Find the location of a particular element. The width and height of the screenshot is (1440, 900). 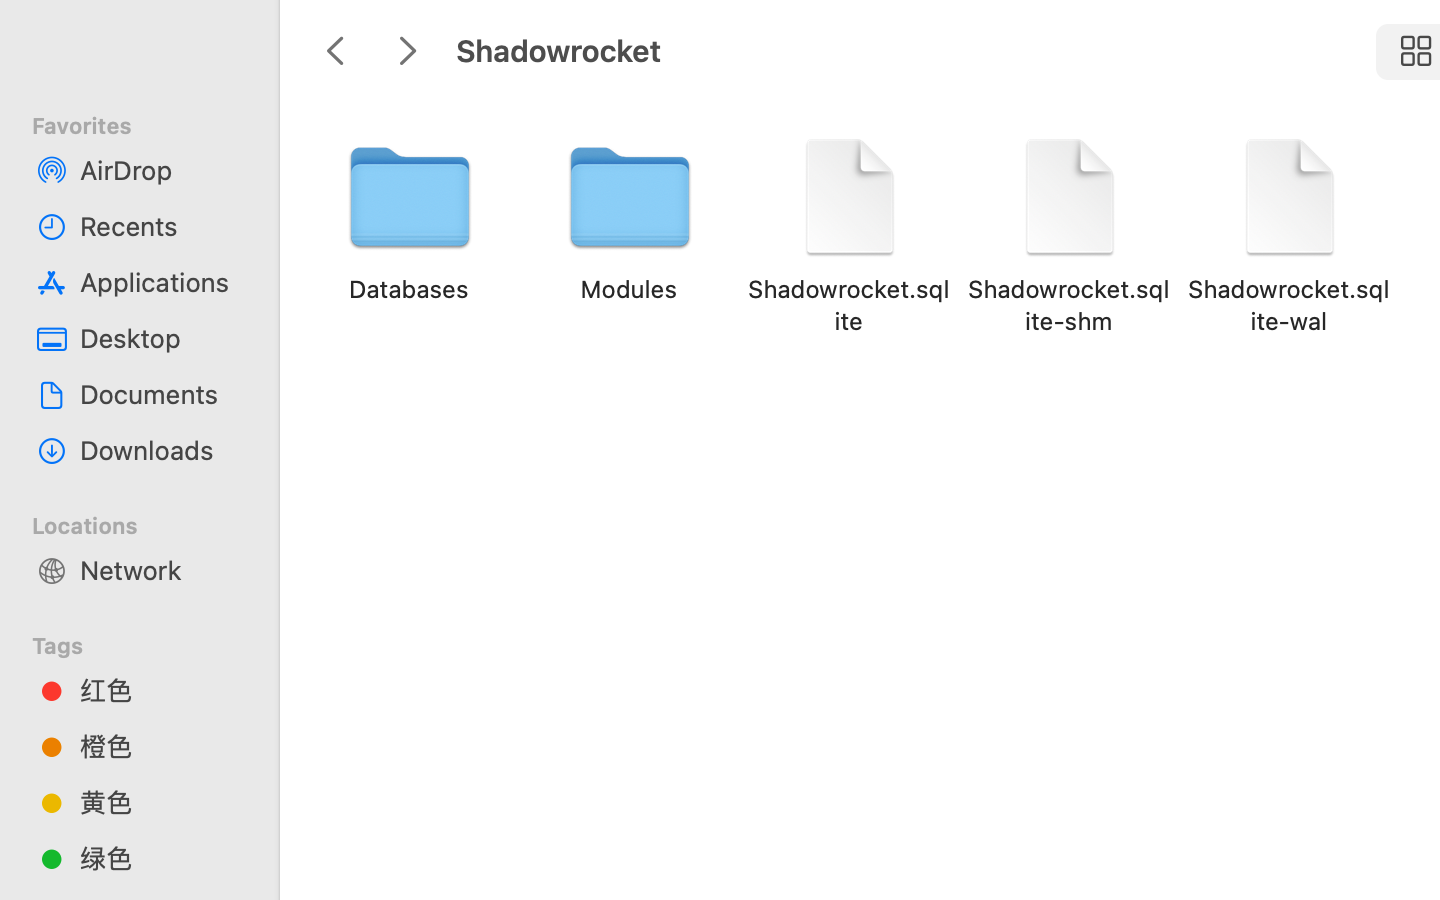

'Applications' is located at coordinates (159, 280).